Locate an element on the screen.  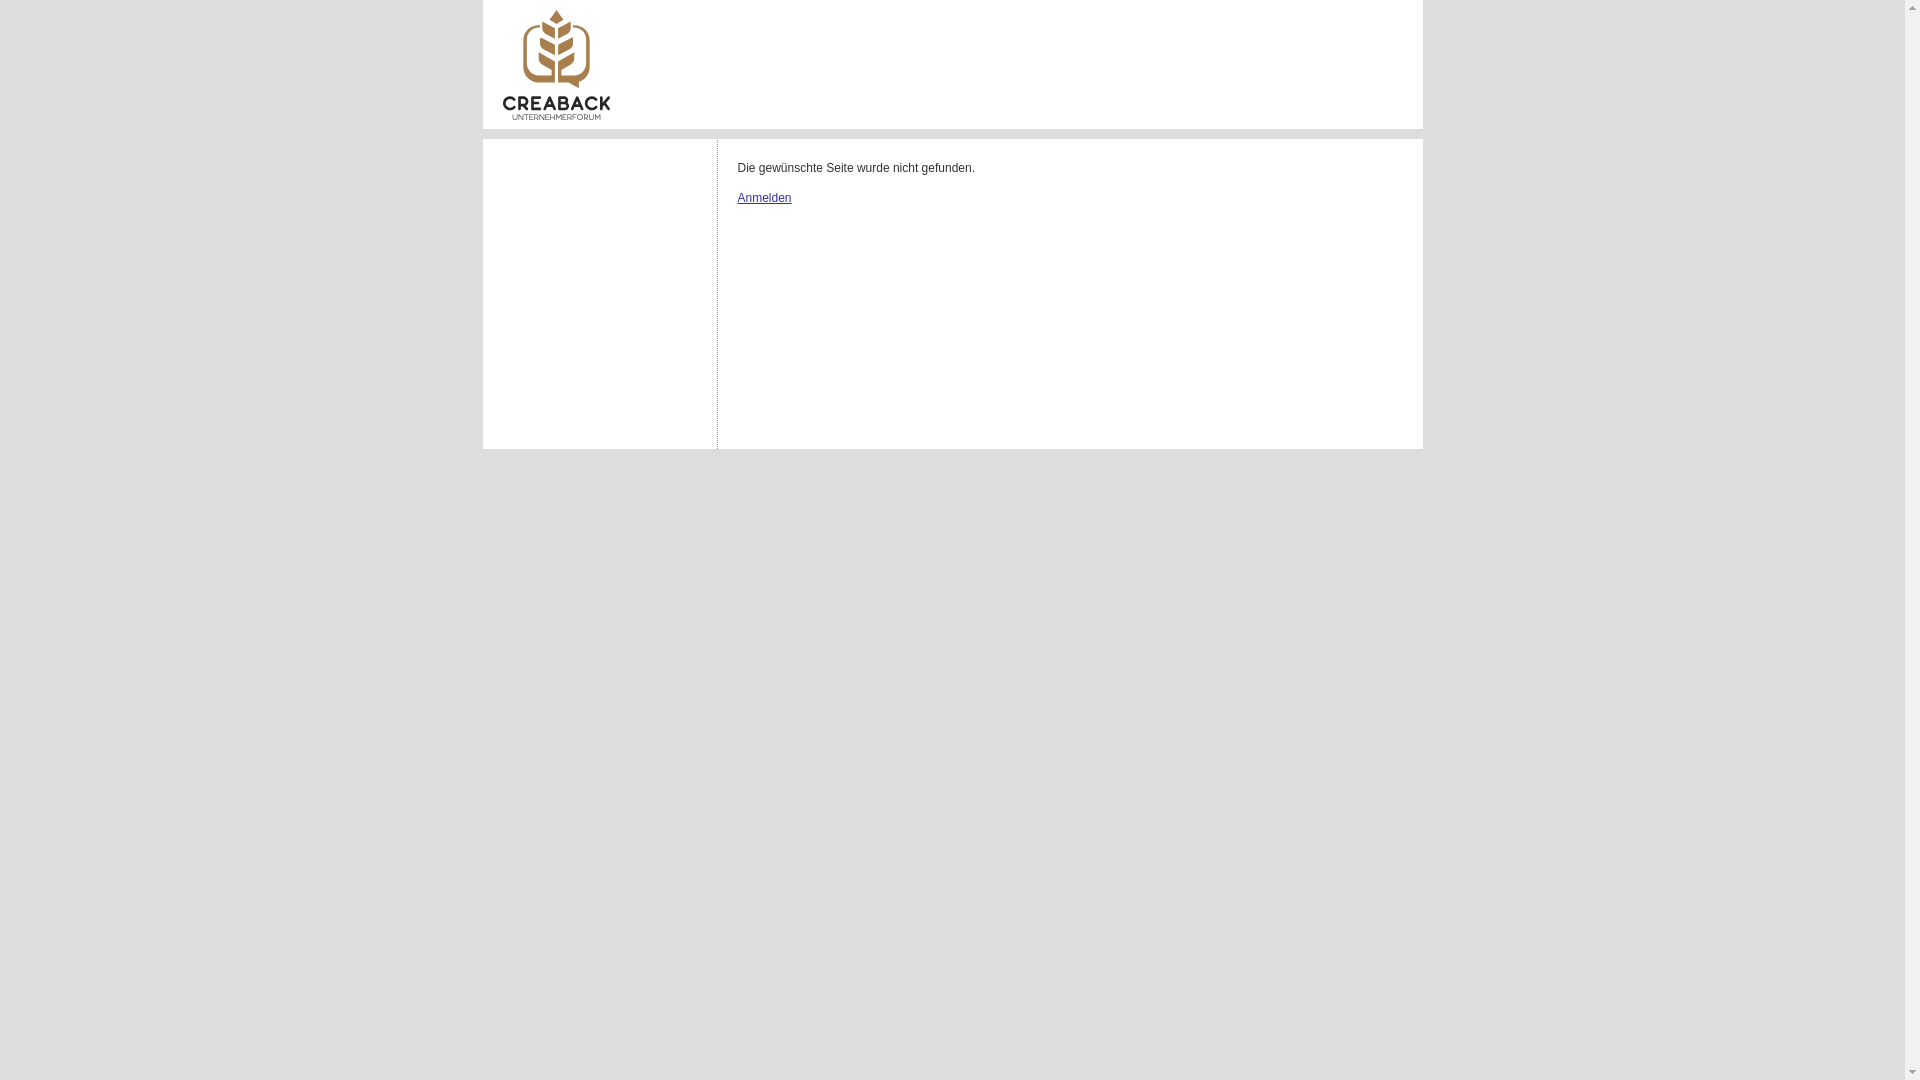
'Nicht gefunden' is located at coordinates (555, 64).